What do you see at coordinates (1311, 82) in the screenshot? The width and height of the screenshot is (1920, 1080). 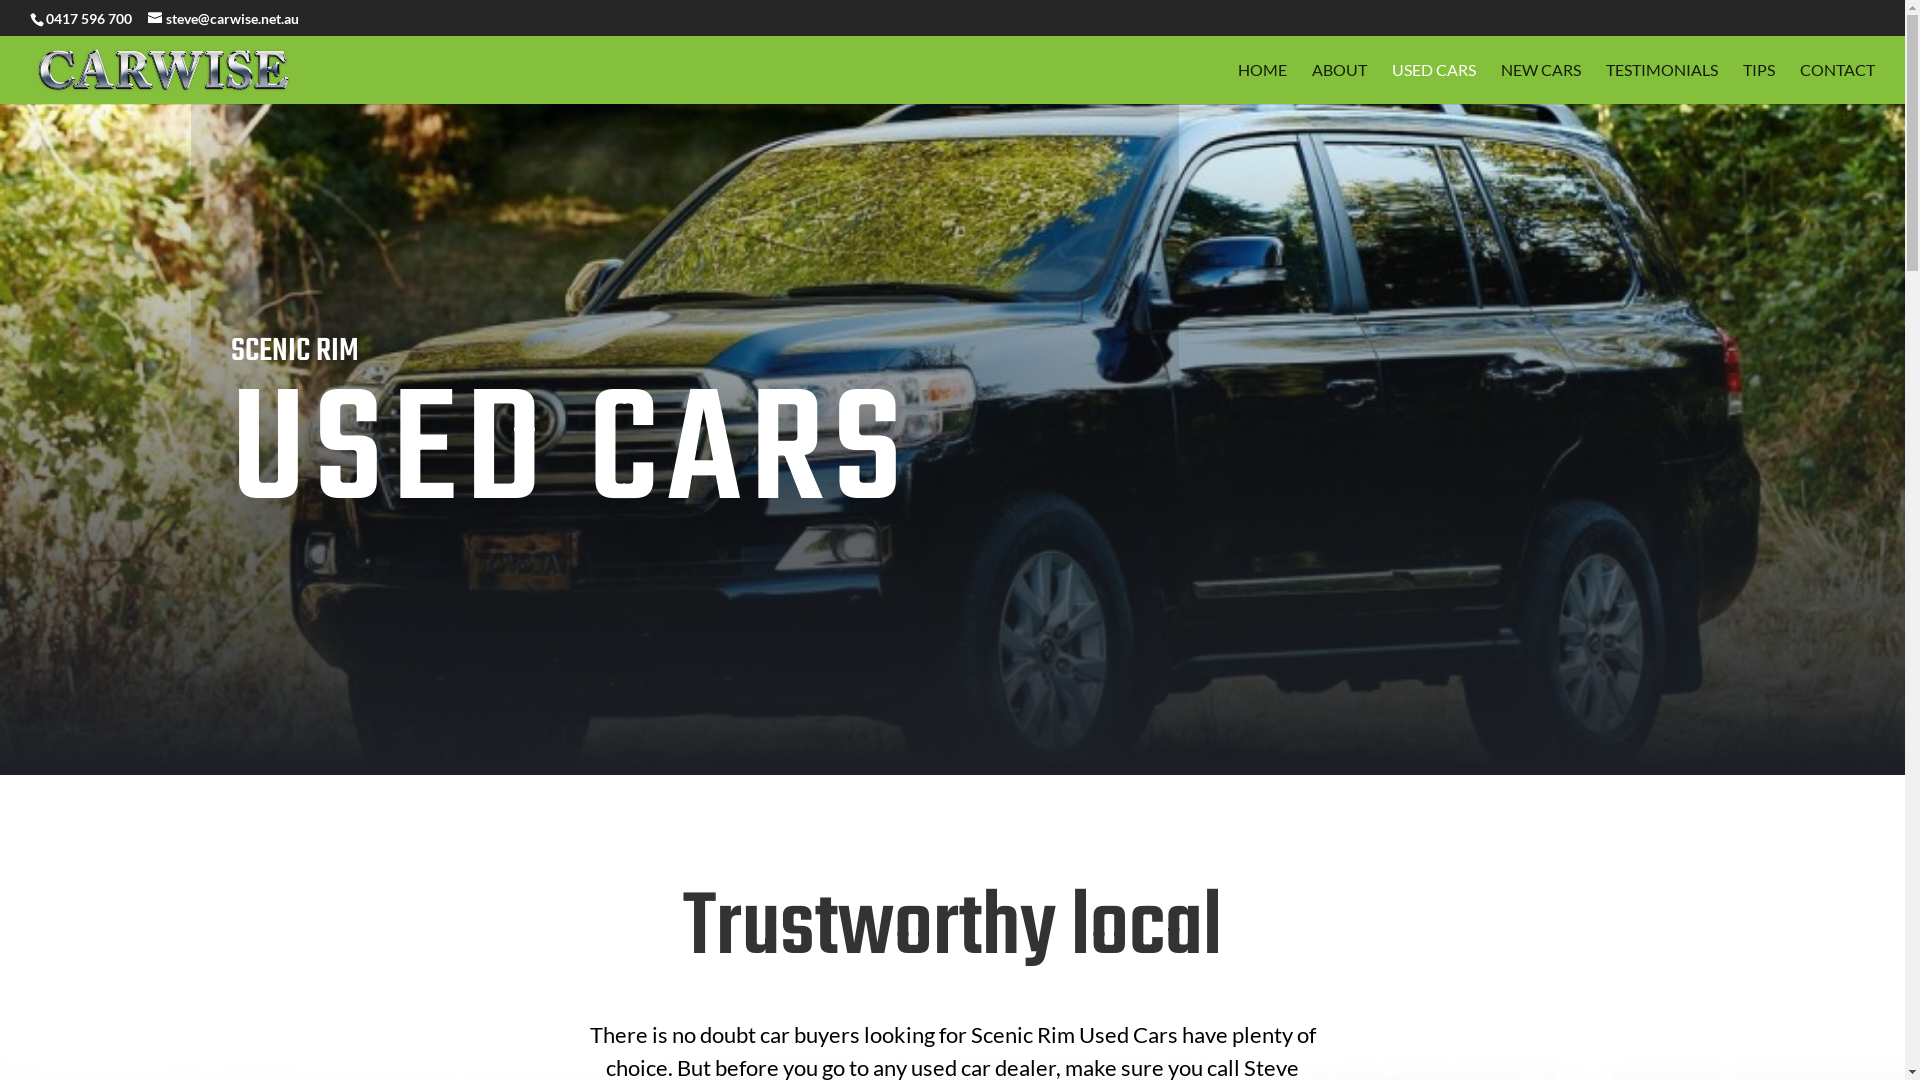 I see `'ABOUT'` at bounding box center [1311, 82].